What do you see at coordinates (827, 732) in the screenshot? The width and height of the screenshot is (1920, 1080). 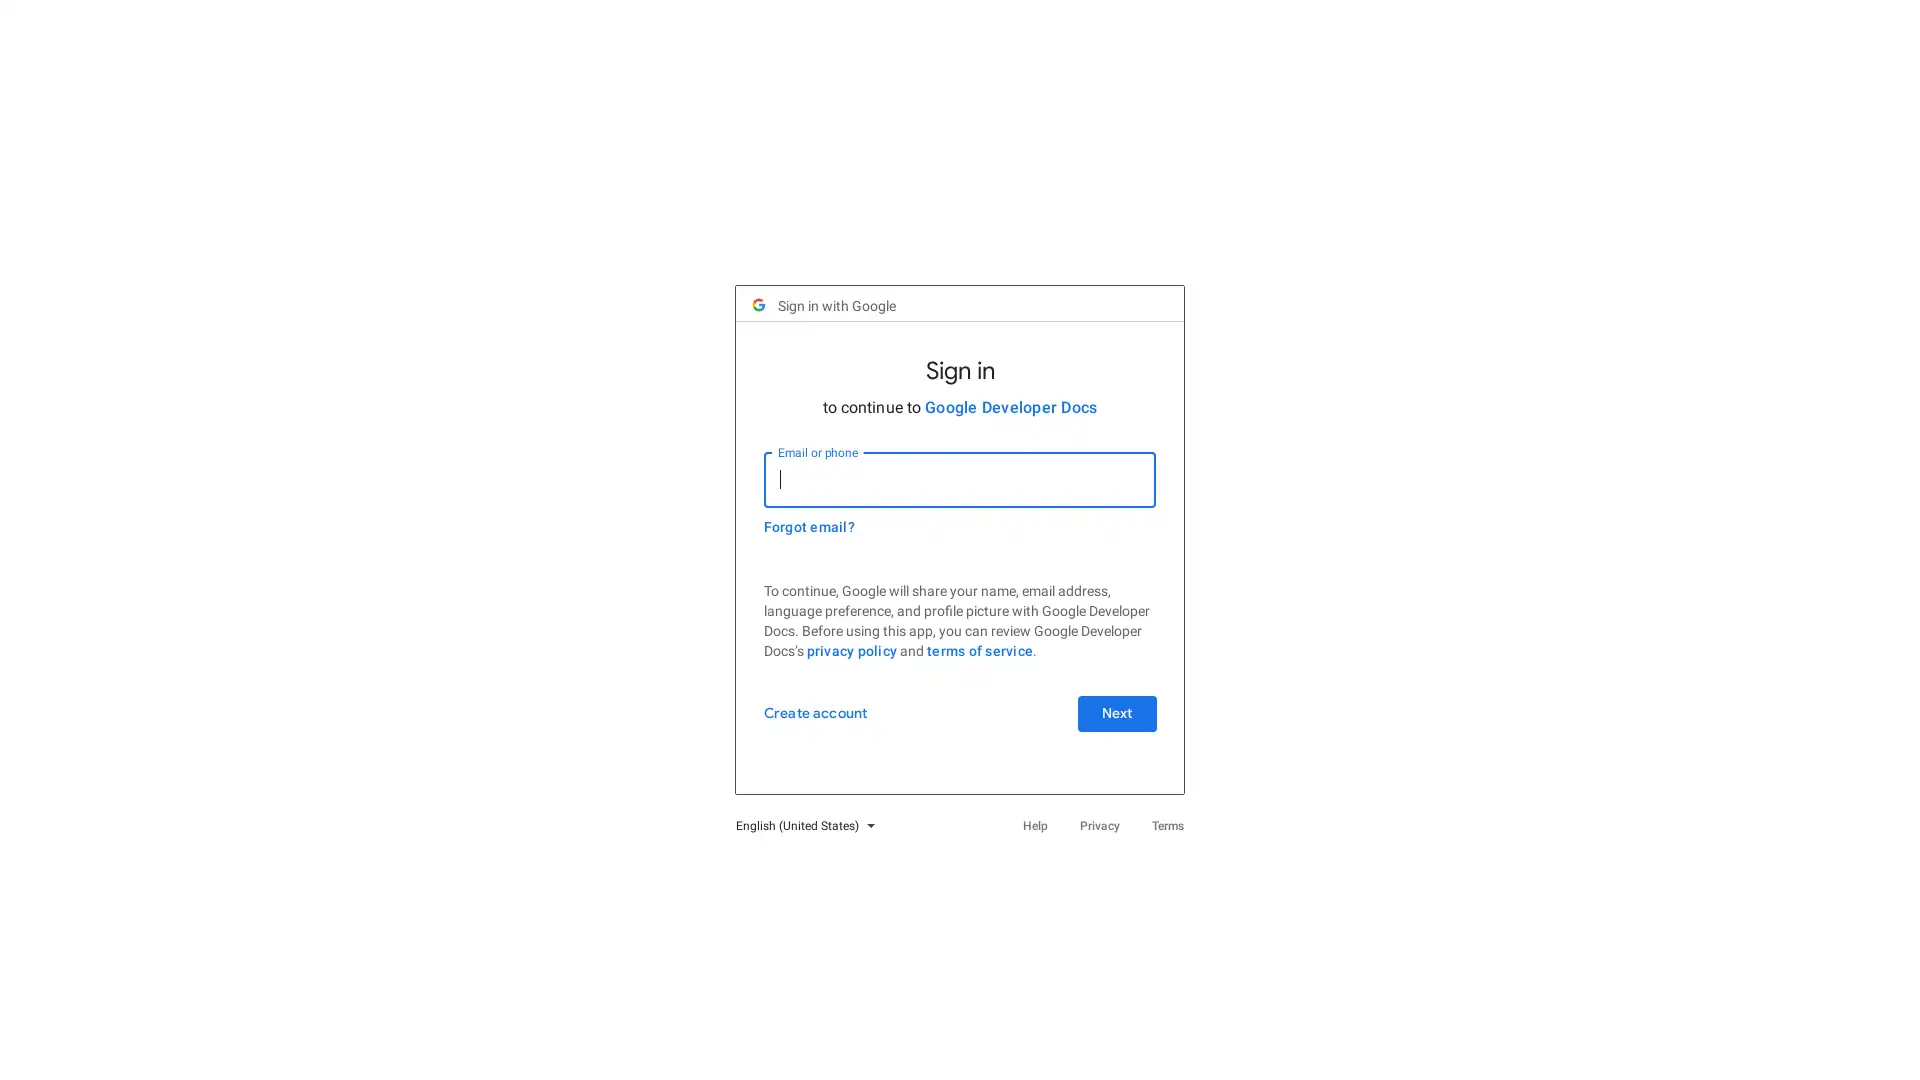 I see `Create account` at bounding box center [827, 732].